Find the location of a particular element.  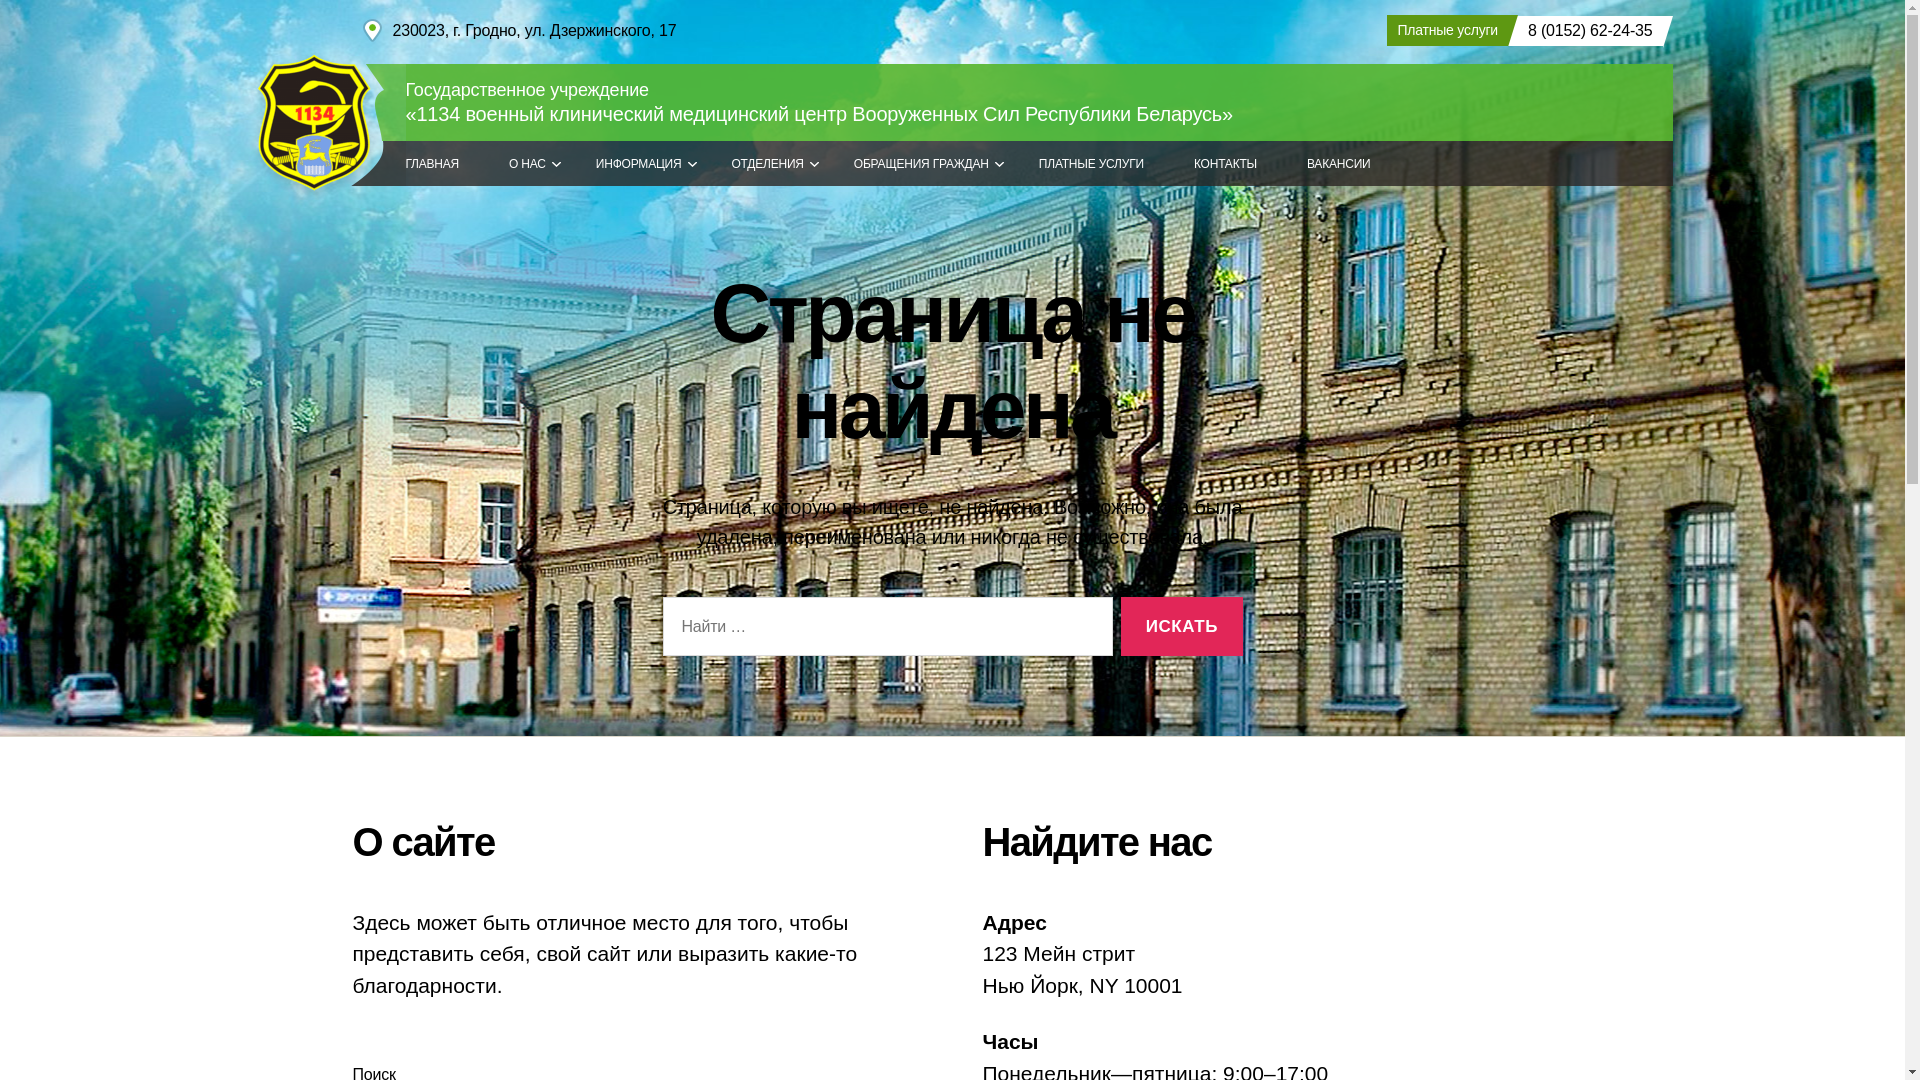

'8 (0152) 62-24-35' is located at coordinates (1584, 30).